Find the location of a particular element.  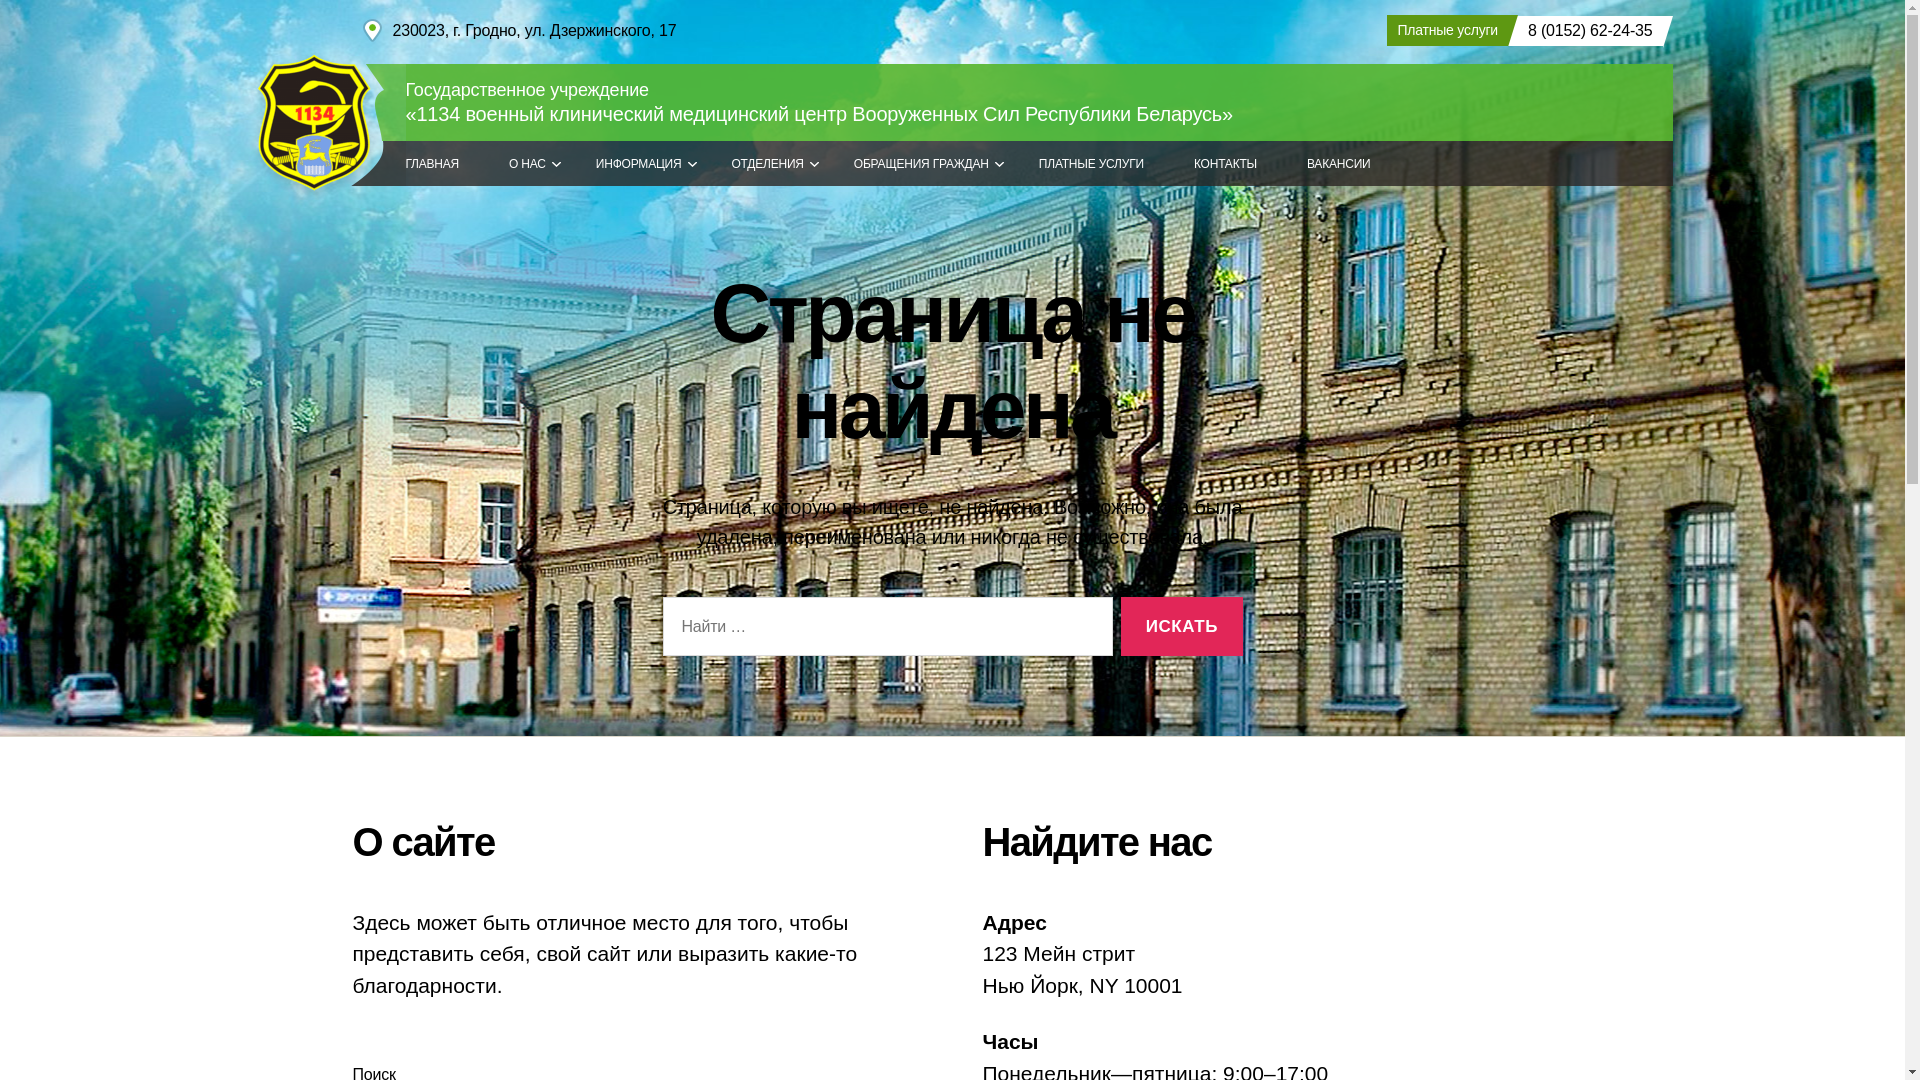

'8 (0152) 62-24-35' is located at coordinates (1584, 30).